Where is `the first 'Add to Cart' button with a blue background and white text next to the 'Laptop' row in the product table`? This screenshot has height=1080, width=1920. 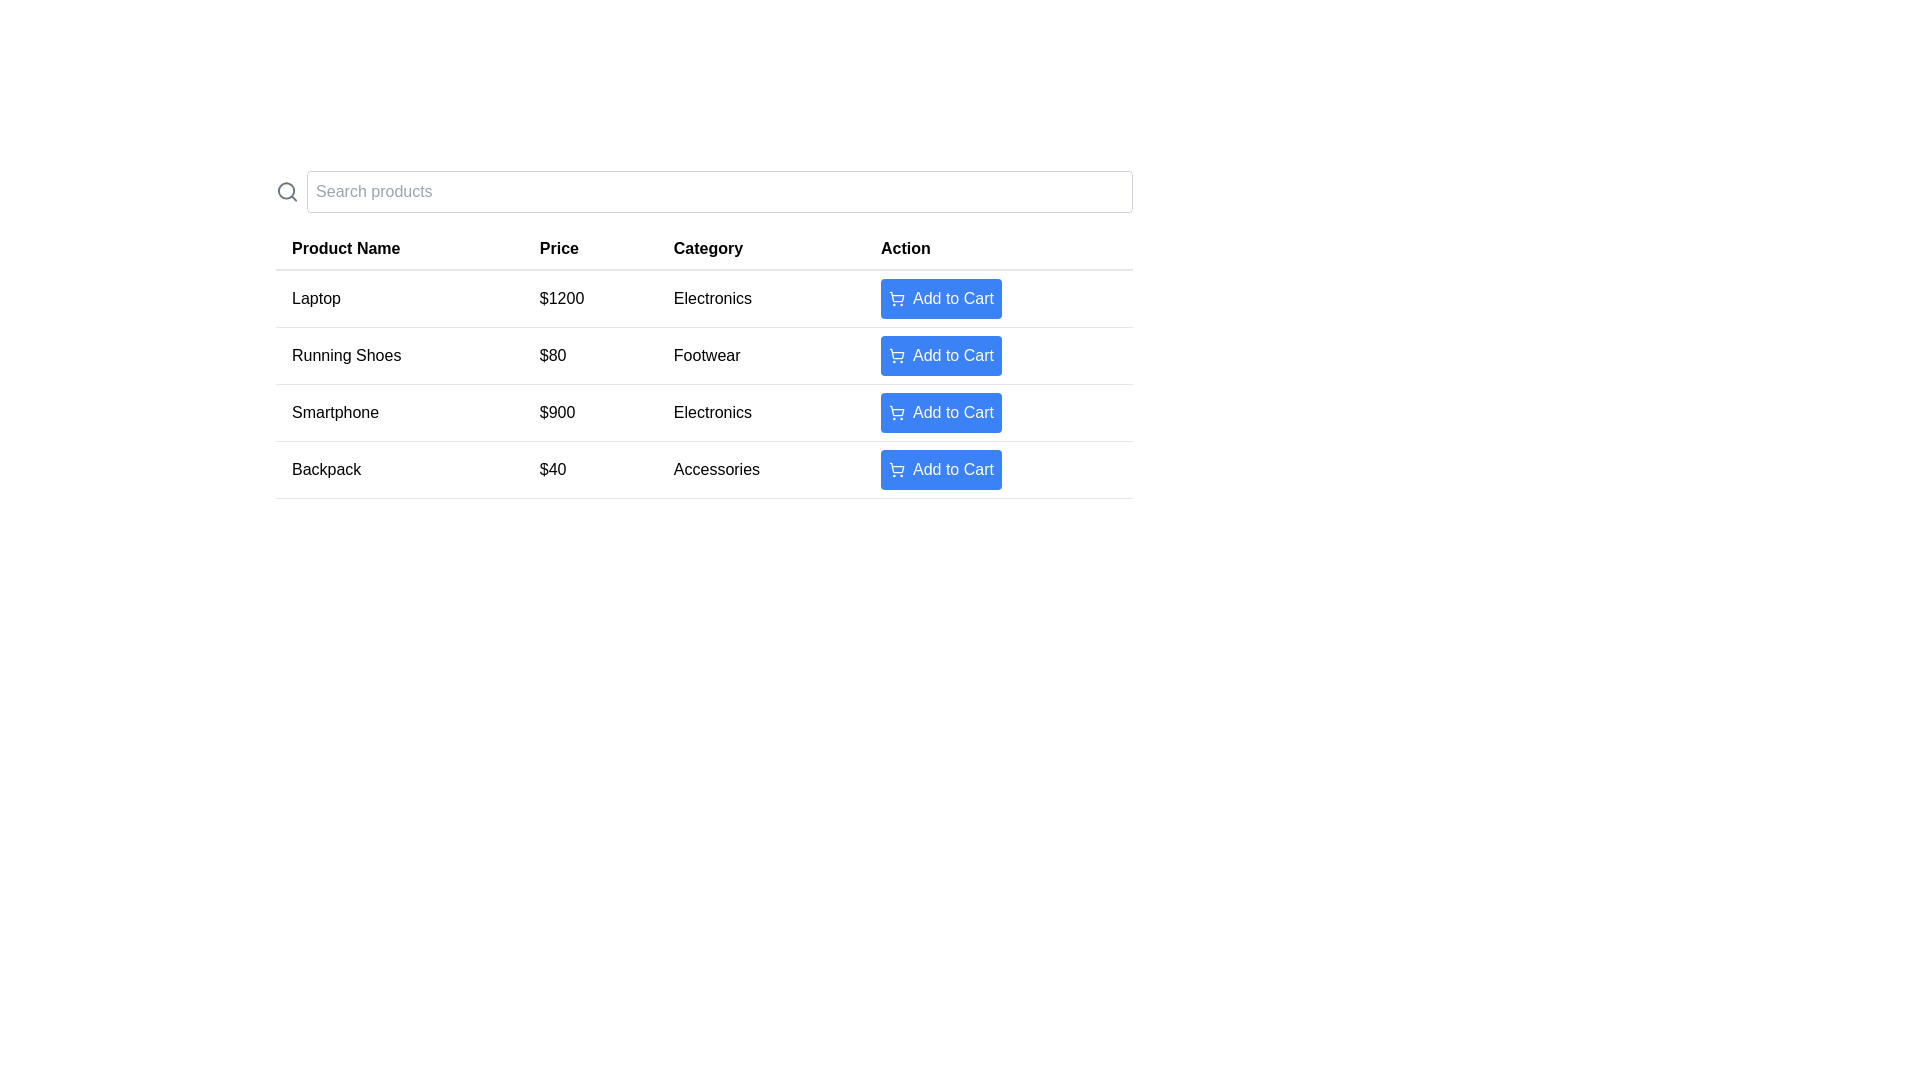 the first 'Add to Cart' button with a blue background and white text next to the 'Laptop' row in the product table is located at coordinates (940, 299).